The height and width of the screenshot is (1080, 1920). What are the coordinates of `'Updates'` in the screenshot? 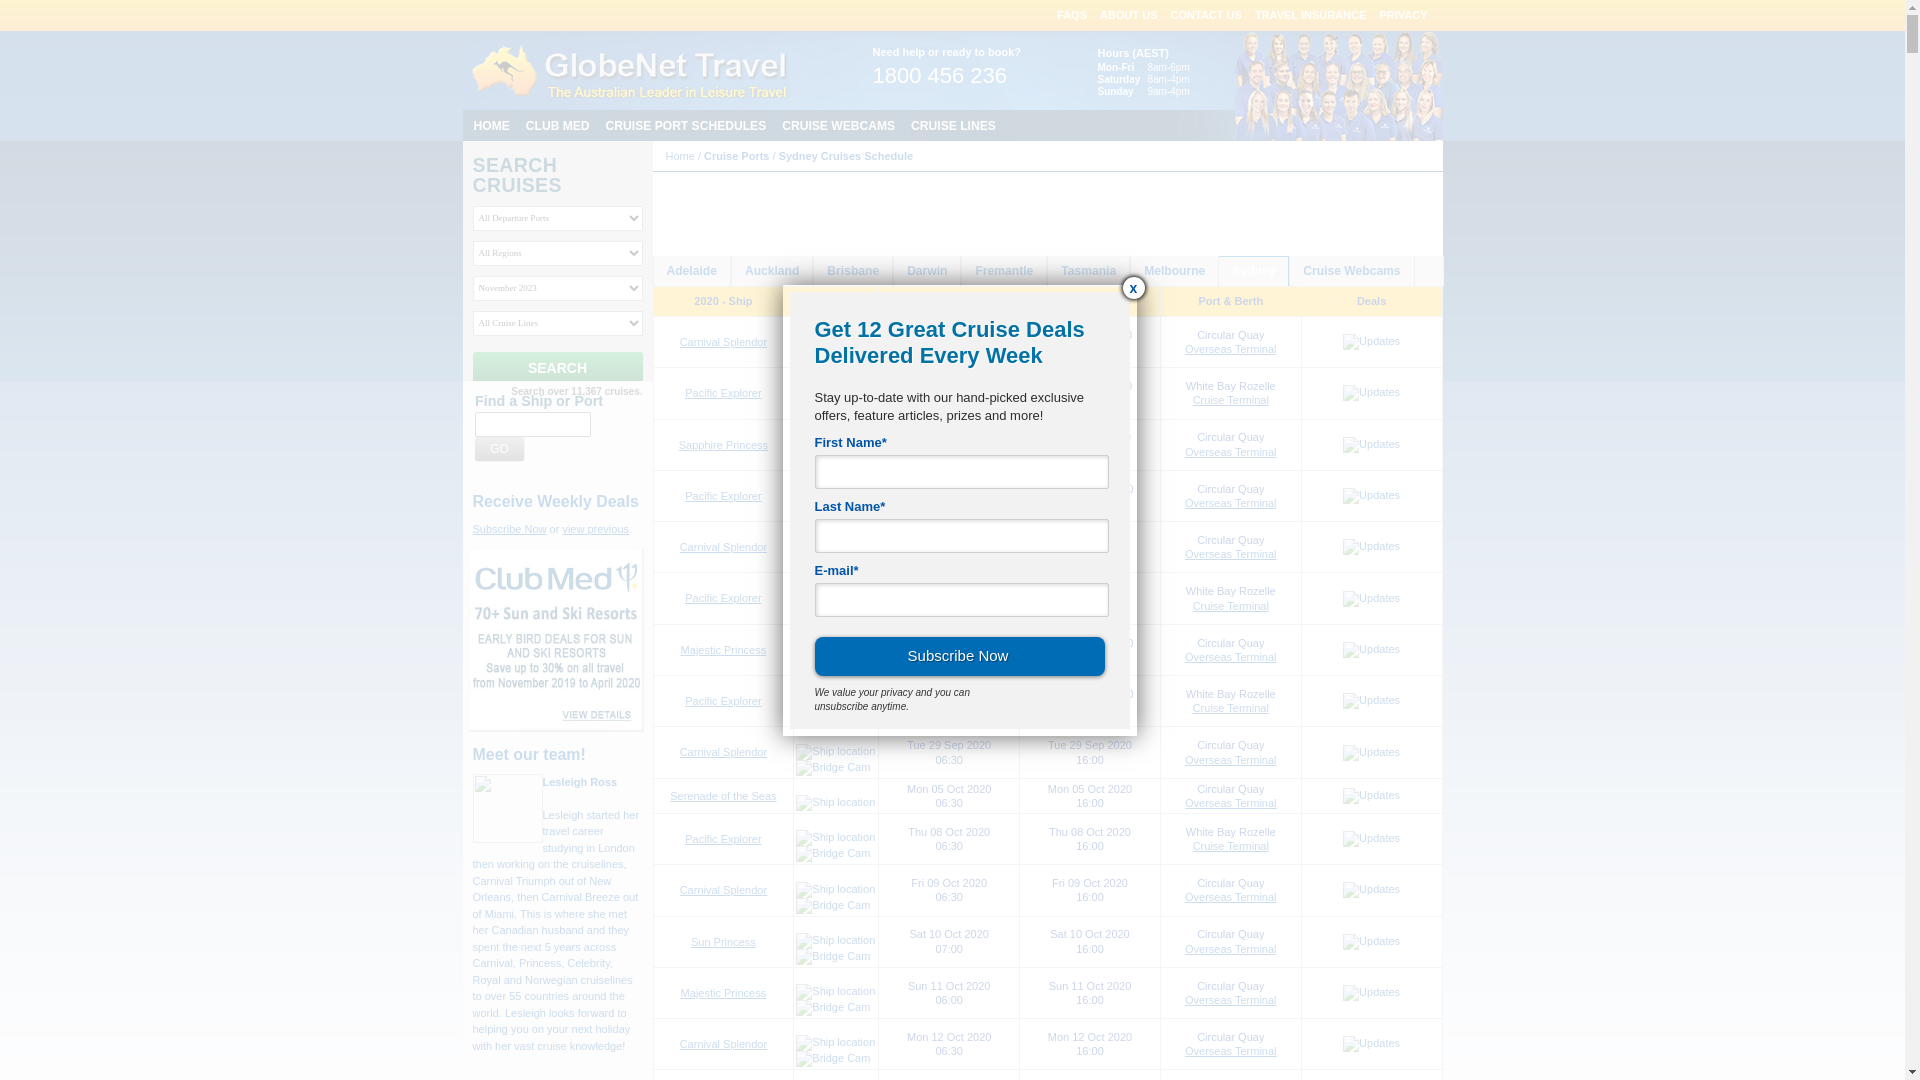 It's located at (1370, 341).